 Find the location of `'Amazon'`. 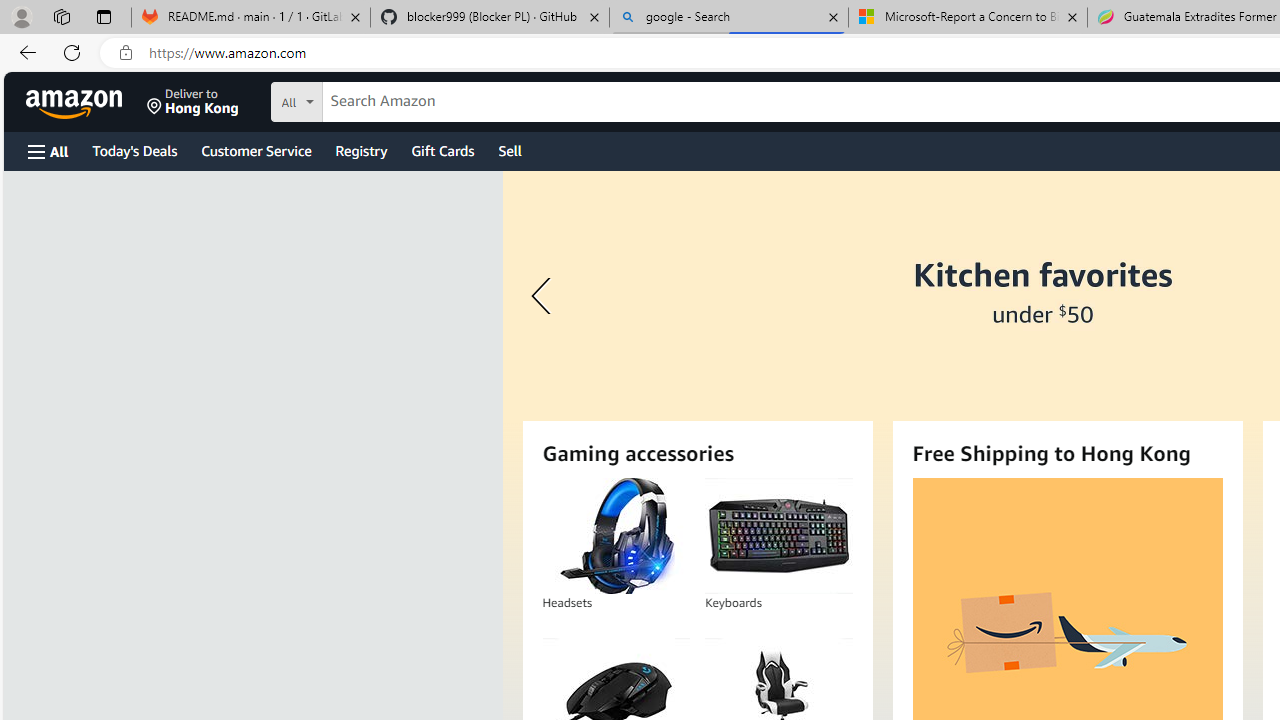

'Amazon' is located at coordinates (76, 101).